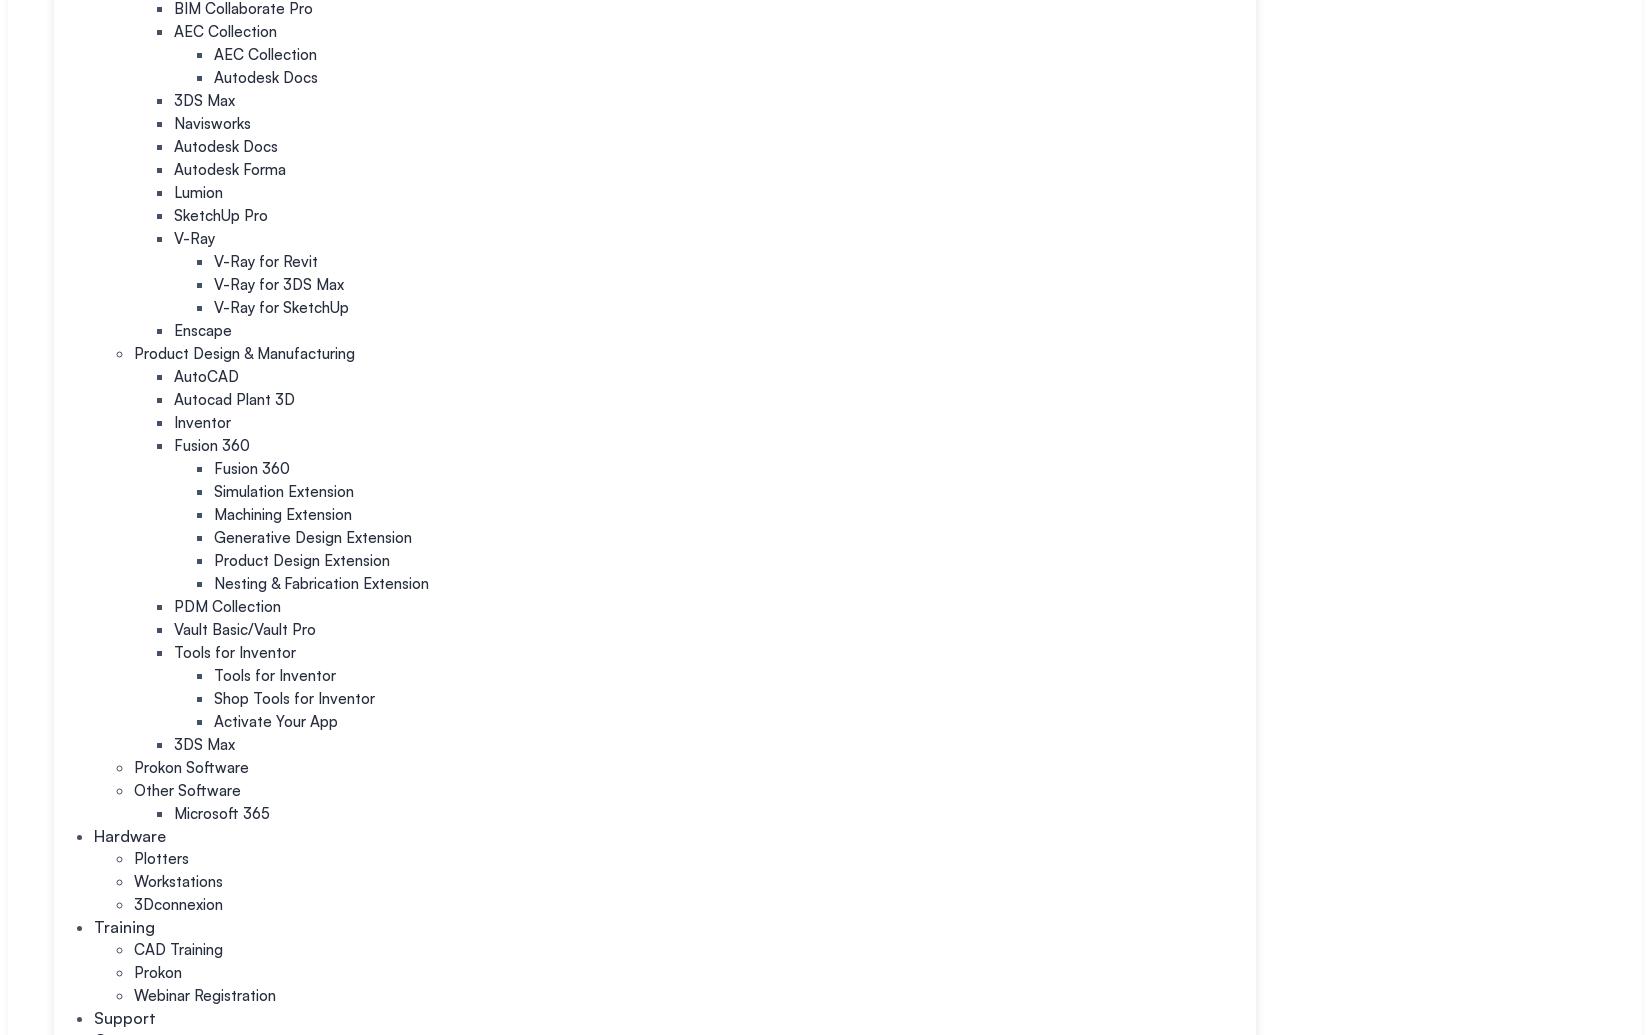 The width and height of the screenshot is (1650, 1035). Describe the element at coordinates (133, 789) in the screenshot. I see `'Other Software'` at that location.